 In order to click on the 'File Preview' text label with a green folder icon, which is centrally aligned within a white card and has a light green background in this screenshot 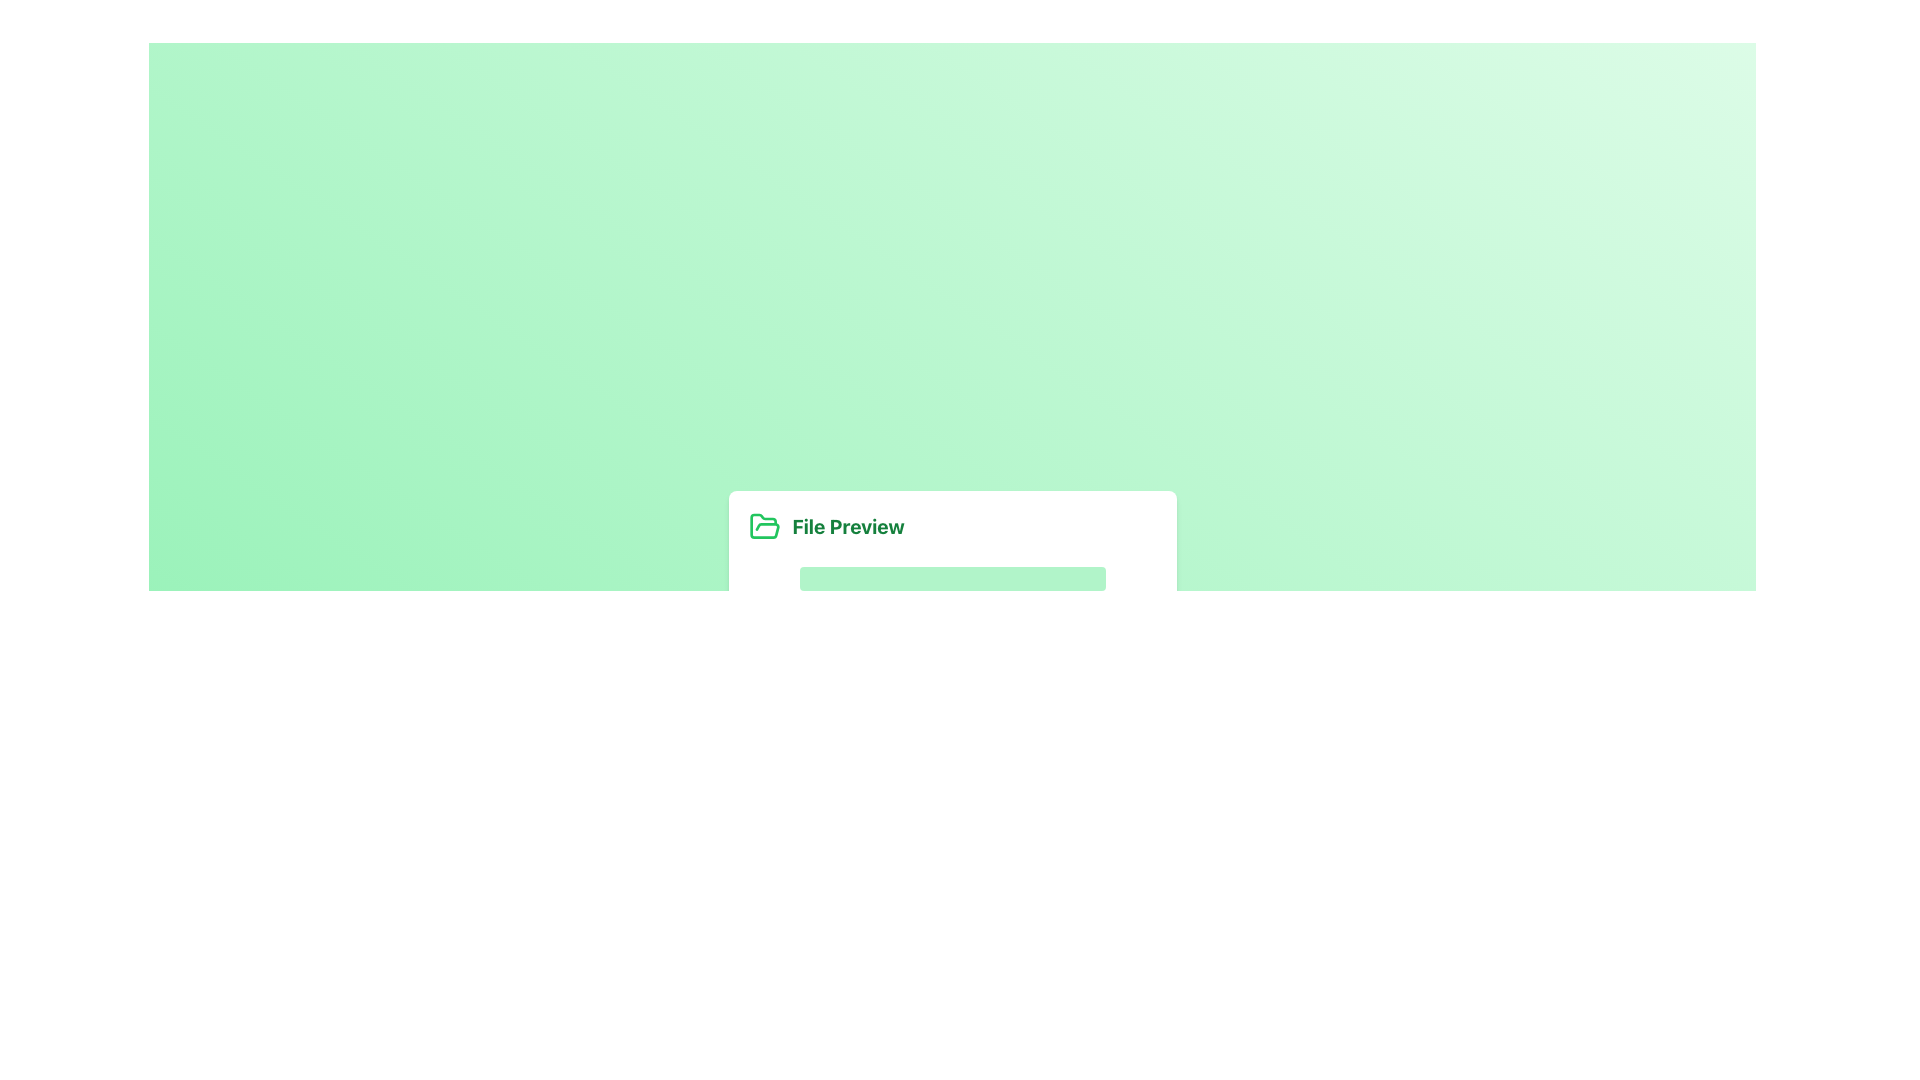, I will do `click(951, 582)`.